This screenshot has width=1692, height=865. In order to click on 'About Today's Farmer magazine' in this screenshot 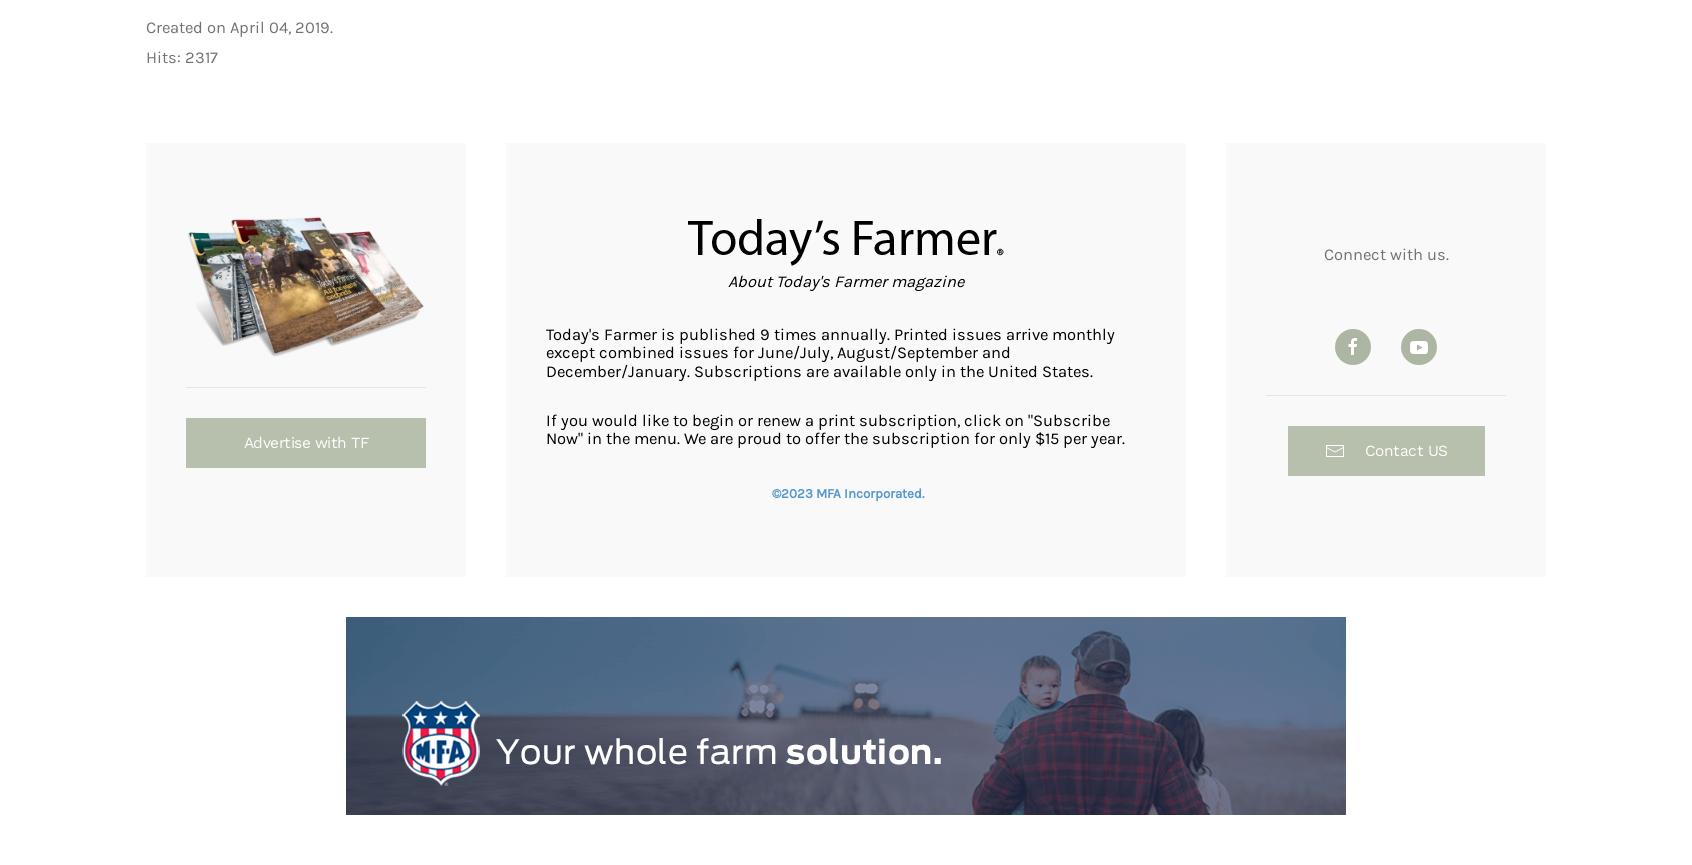, I will do `click(846, 279)`.